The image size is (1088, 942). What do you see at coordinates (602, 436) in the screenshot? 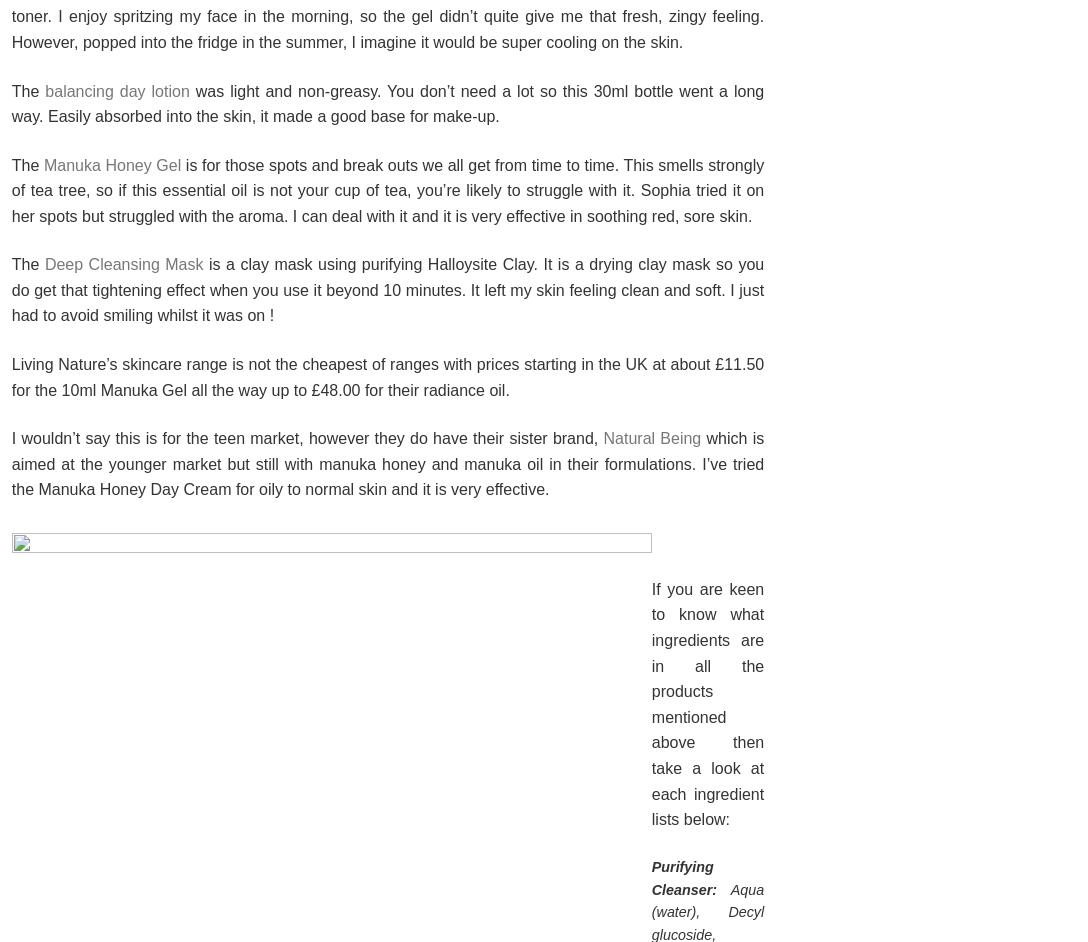
I see `'Natural Being'` at bounding box center [602, 436].